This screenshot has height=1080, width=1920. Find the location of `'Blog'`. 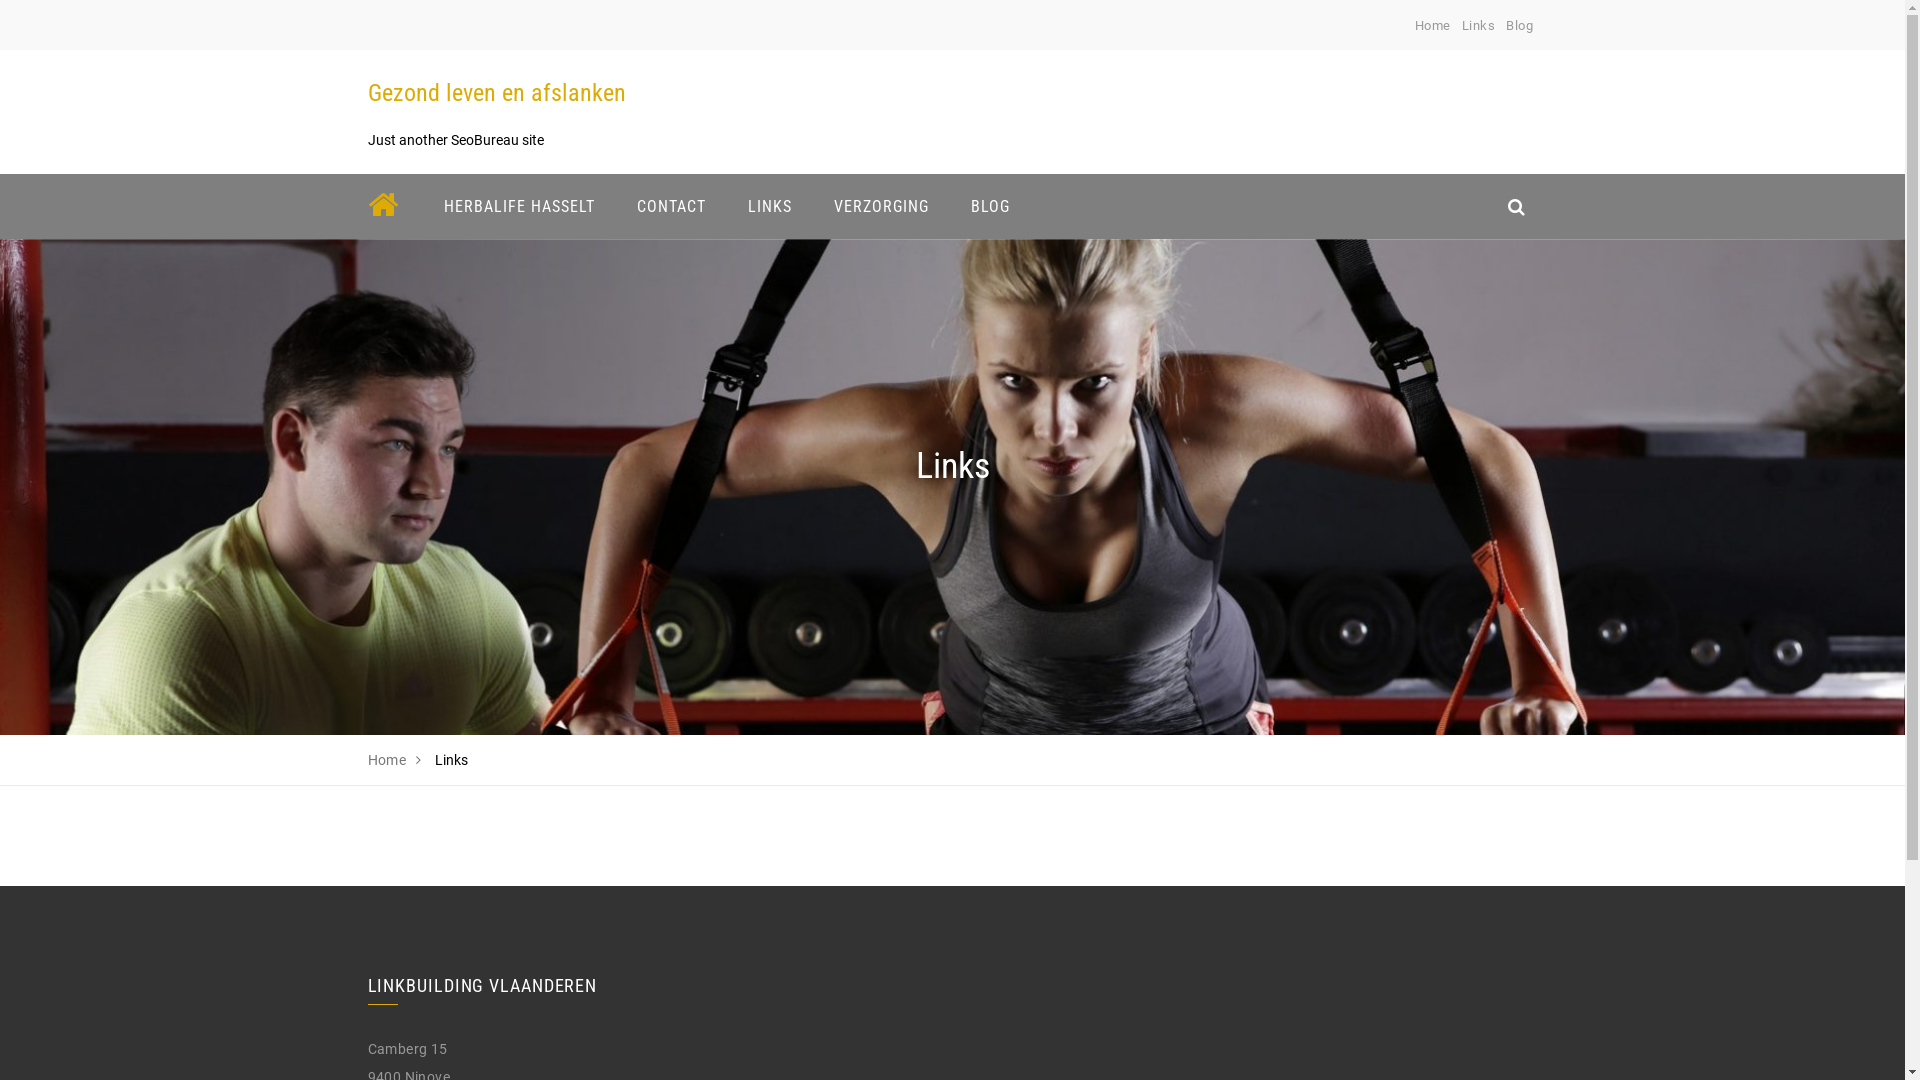

'Blog' is located at coordinates (1519, 25).